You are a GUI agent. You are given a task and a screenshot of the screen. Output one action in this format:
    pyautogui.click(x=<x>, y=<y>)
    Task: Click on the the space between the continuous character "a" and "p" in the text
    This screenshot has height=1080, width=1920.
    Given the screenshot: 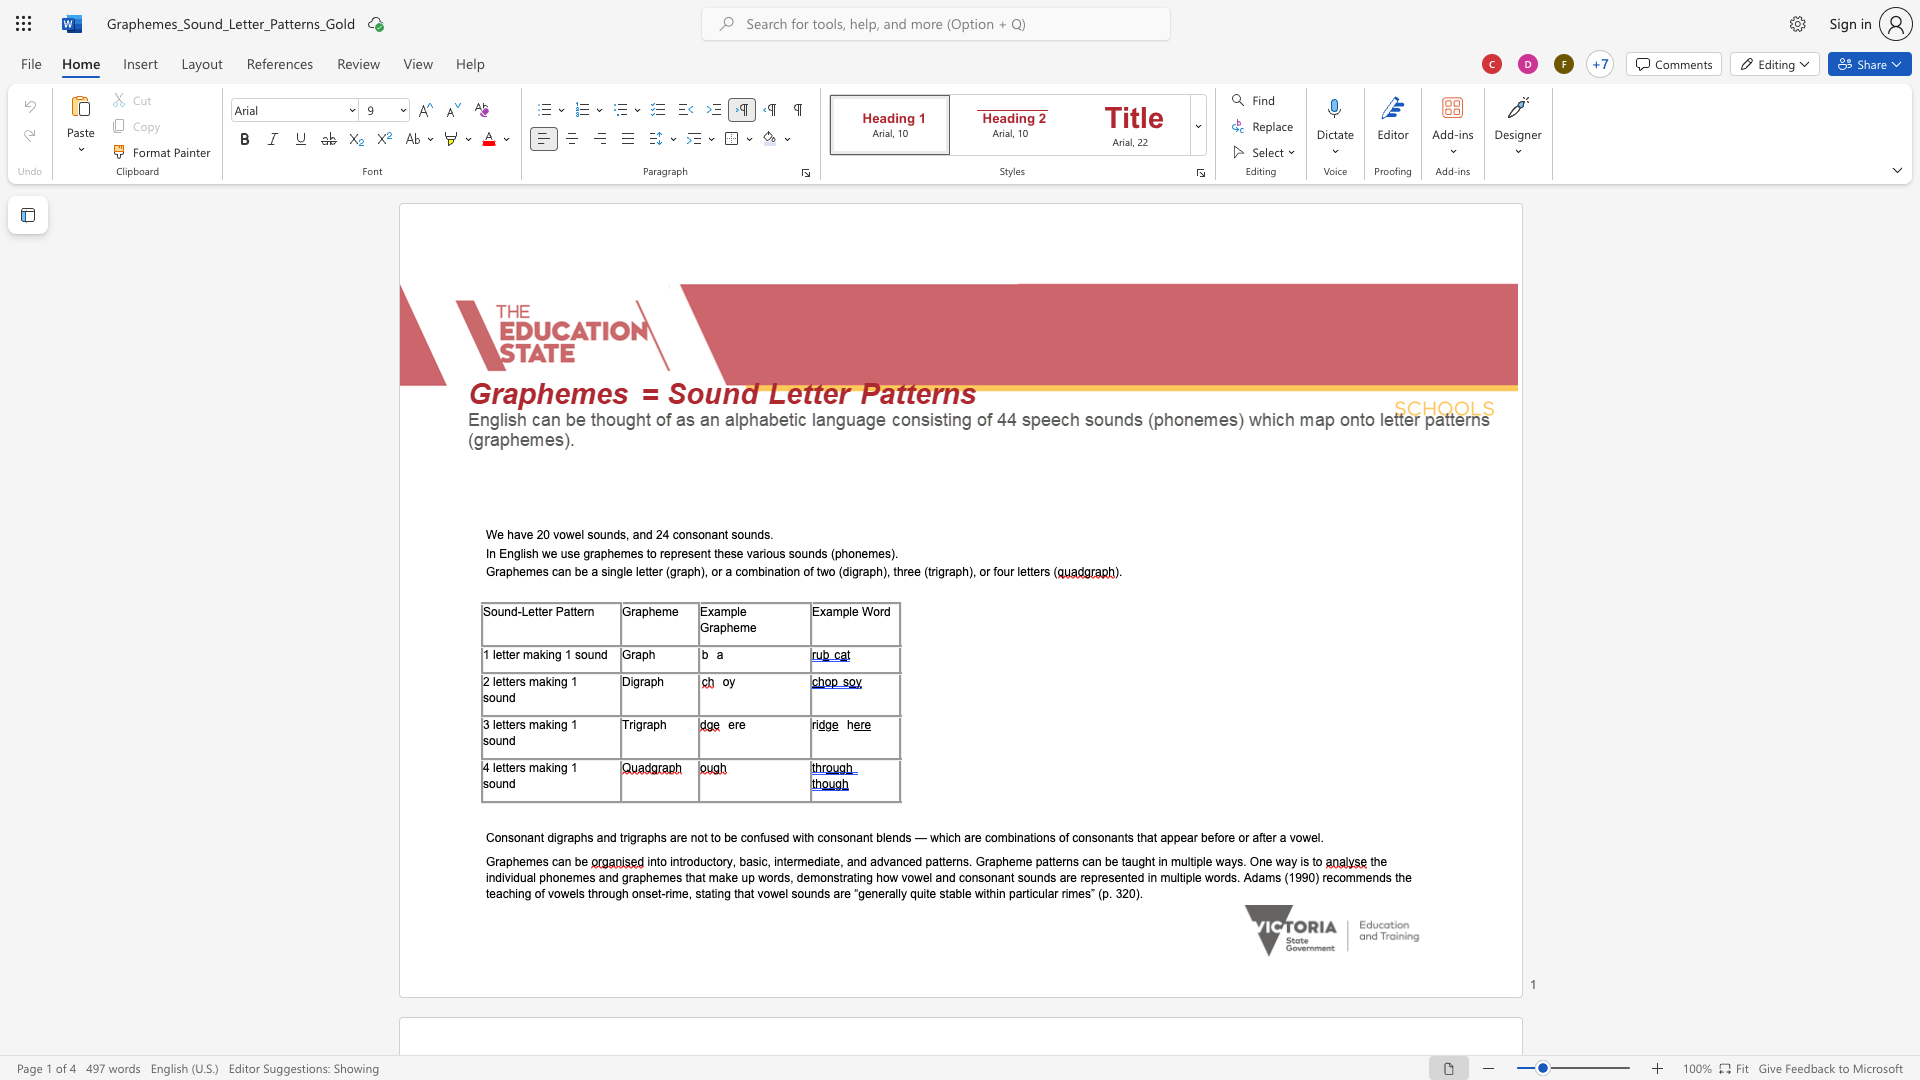 What is the action you would take?
    pyautogui.click(x=720, y=626)
    